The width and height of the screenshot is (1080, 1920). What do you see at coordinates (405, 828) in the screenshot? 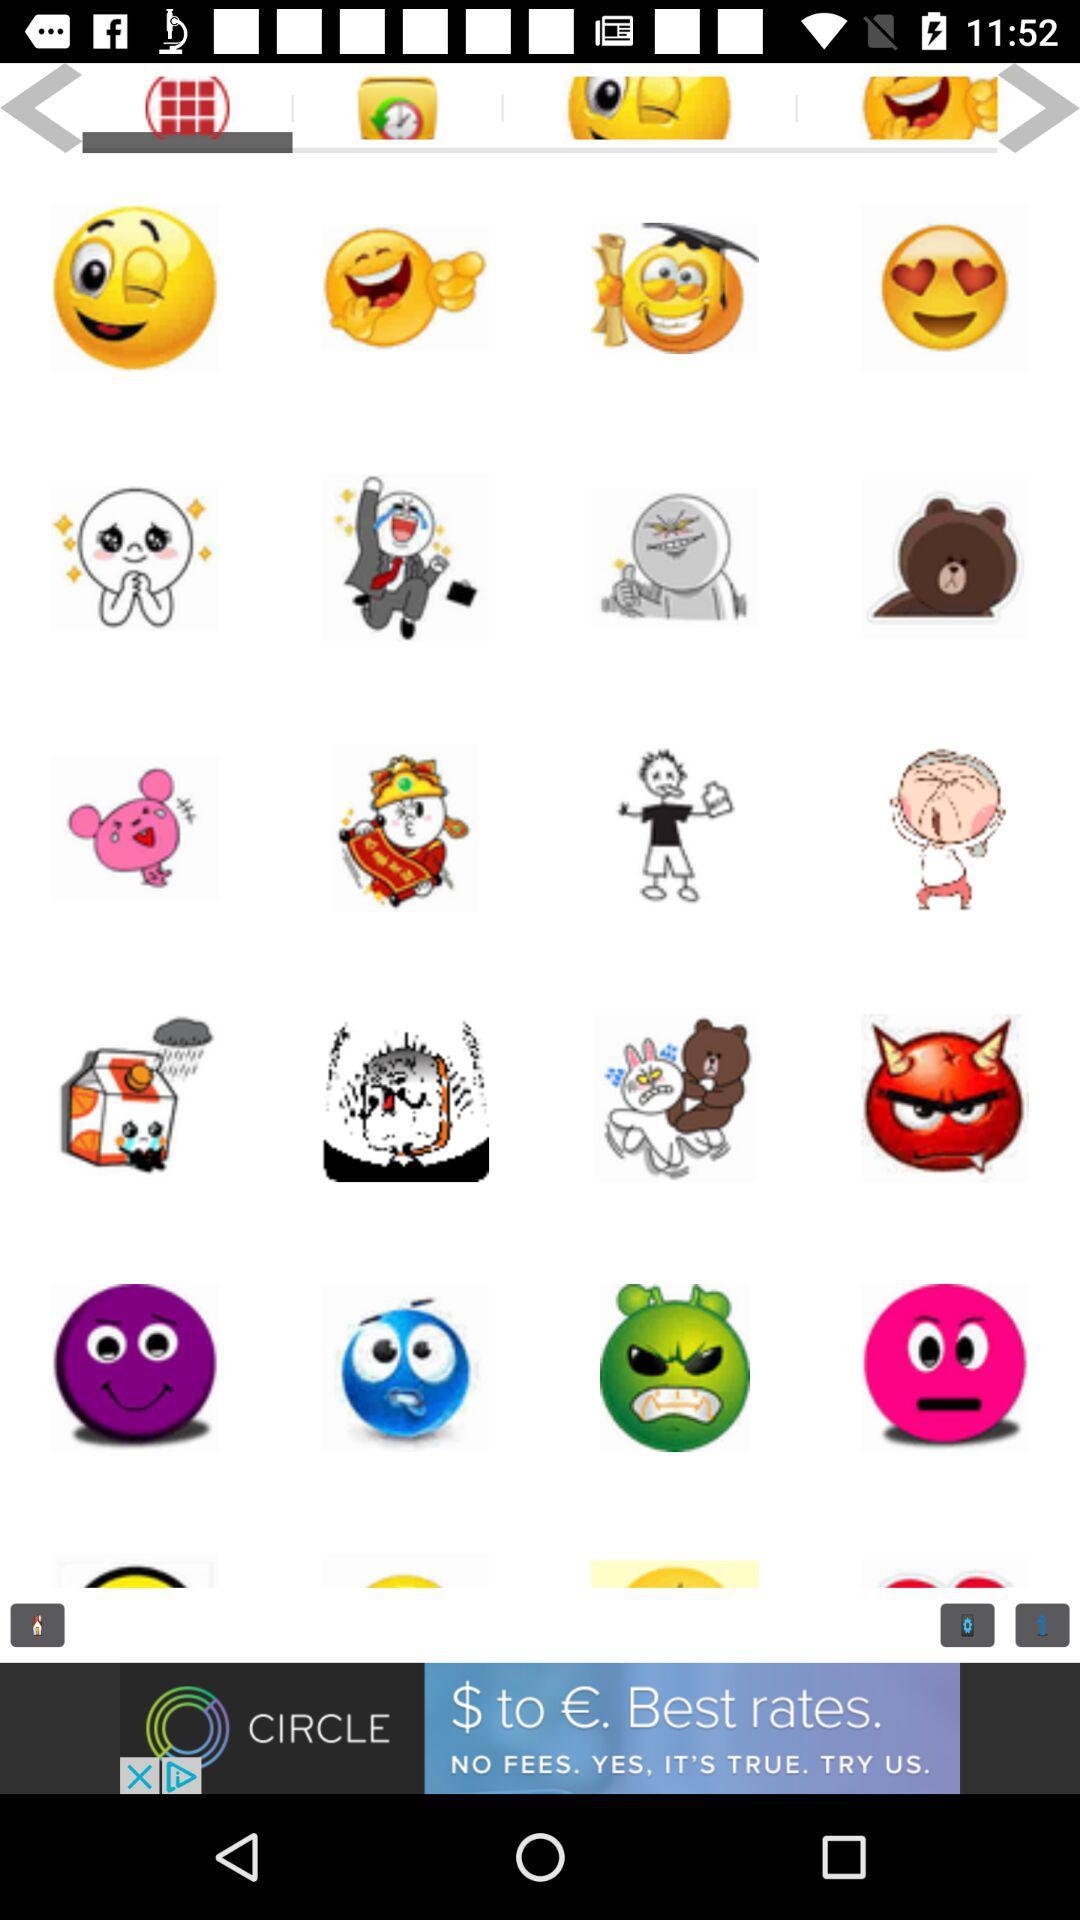
I see `icon page` at bounding box center [405, 828].